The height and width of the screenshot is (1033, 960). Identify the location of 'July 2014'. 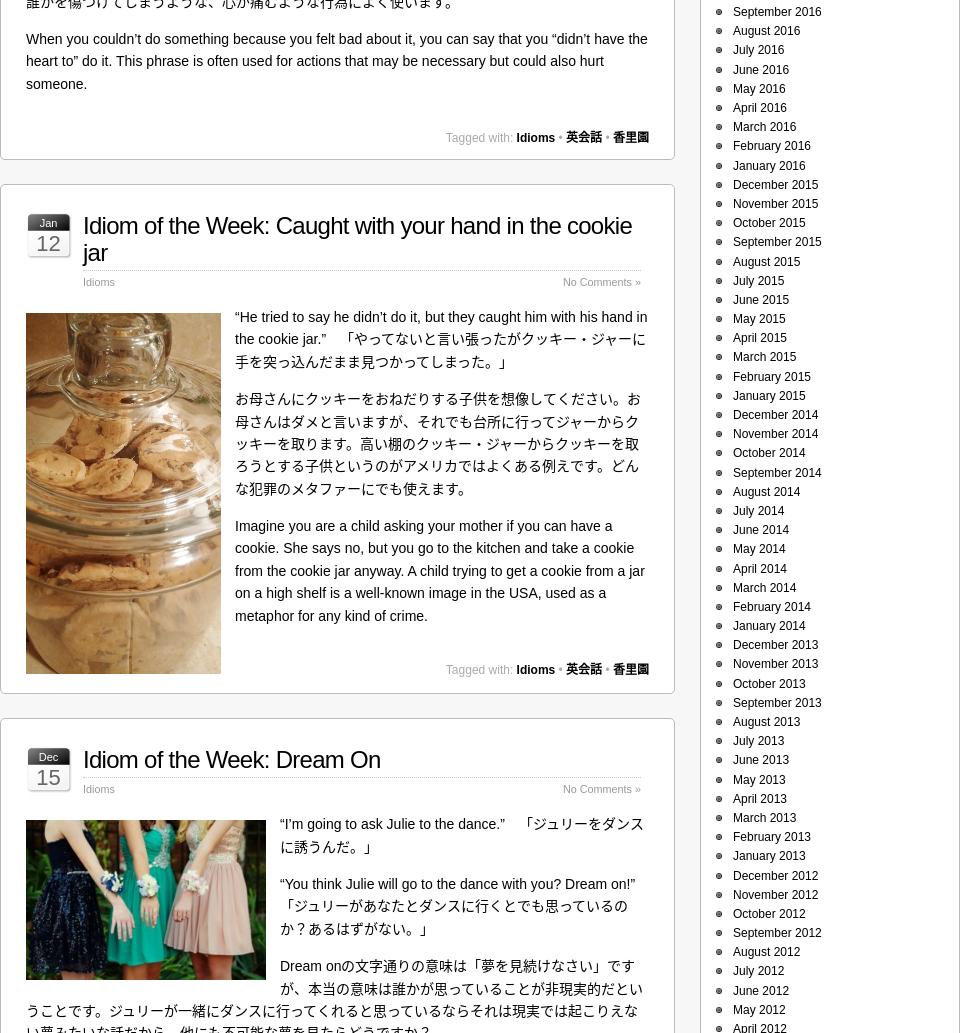
(757, 509).